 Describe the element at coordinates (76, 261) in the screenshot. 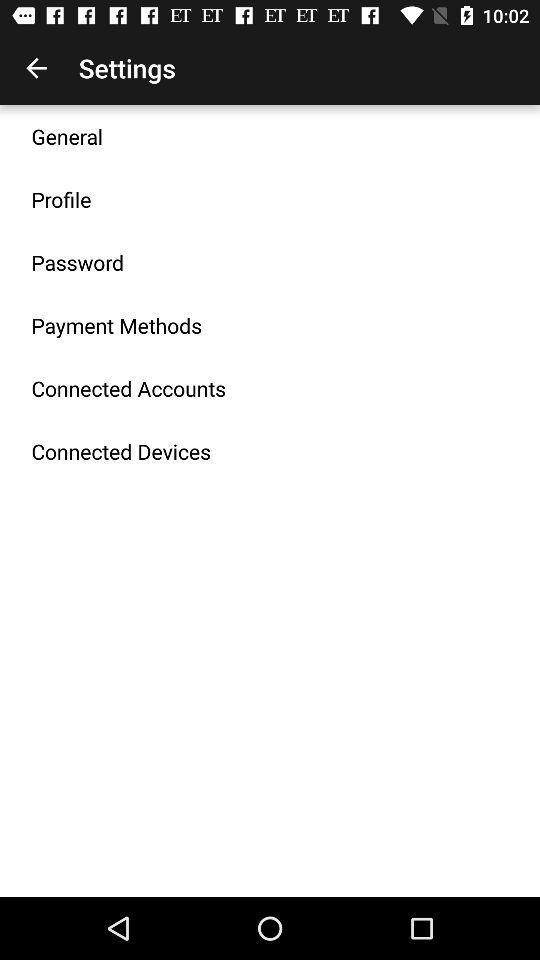

I see `the password` at that location.